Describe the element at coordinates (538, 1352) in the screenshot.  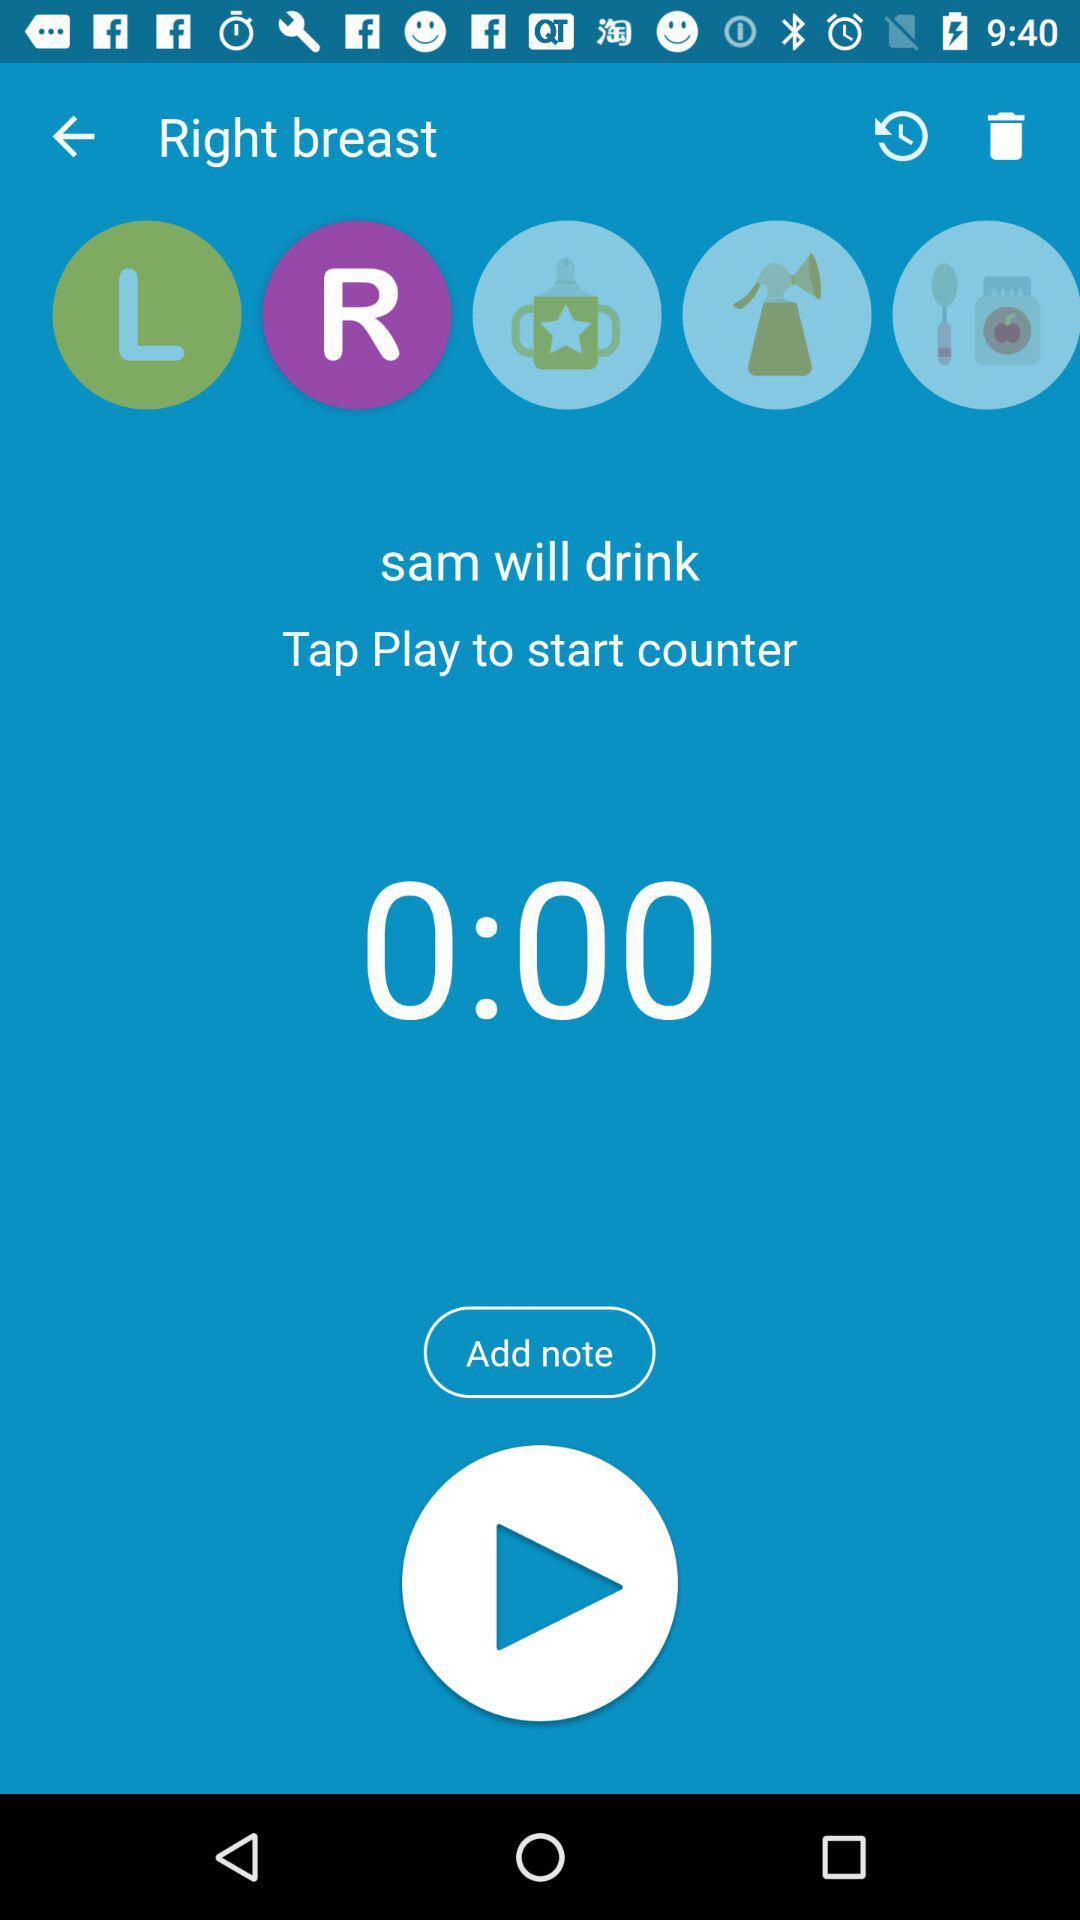
I see `icon below 0:00` at that location.